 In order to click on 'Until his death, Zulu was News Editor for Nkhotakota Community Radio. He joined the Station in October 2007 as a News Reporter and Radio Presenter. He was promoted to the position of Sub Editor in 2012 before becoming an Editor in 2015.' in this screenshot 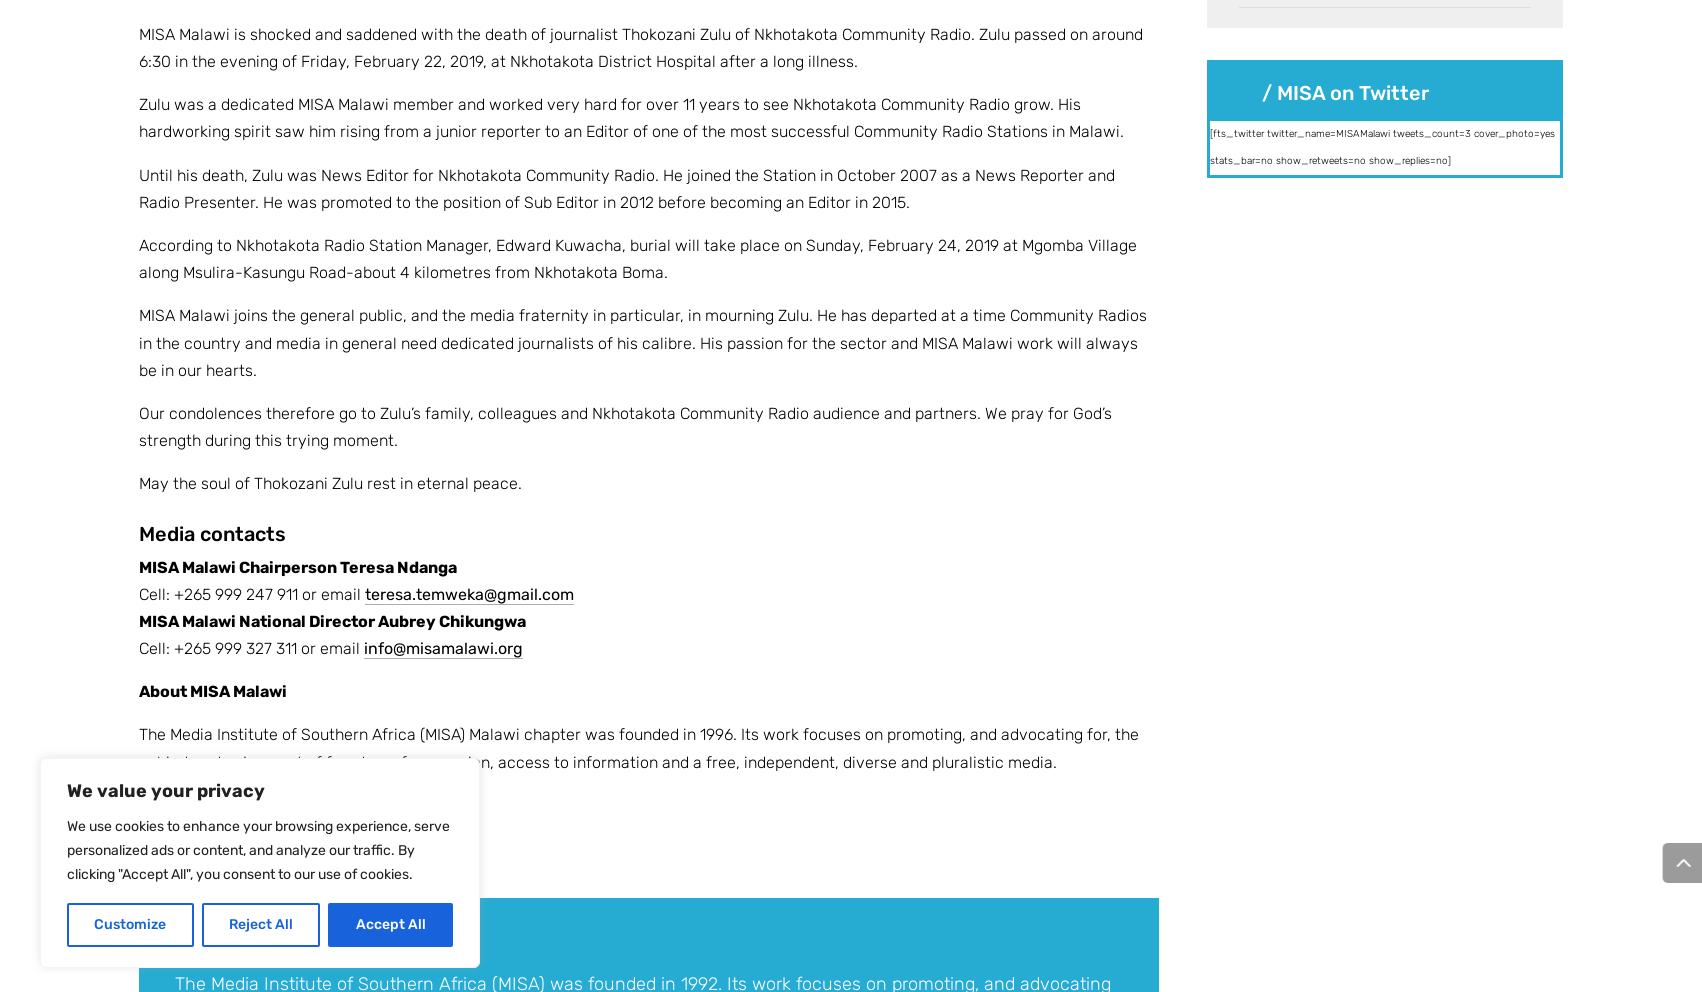, I will do `click(627, 186)`.